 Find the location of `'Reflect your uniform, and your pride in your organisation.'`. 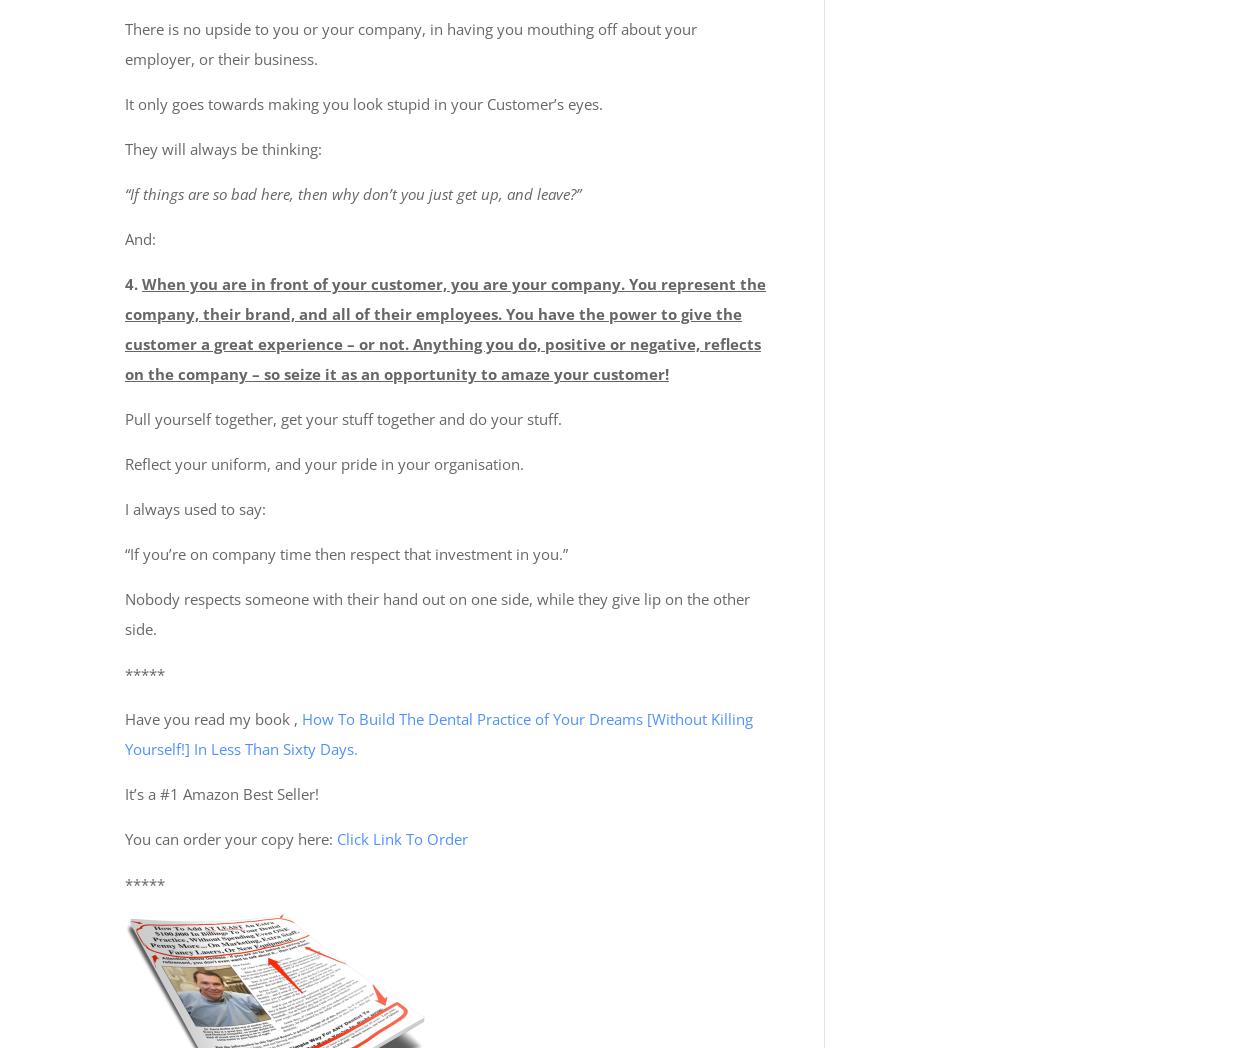

'Reflect your uniform, and your pride in your organisation.' is located at coordinates (323, 462).